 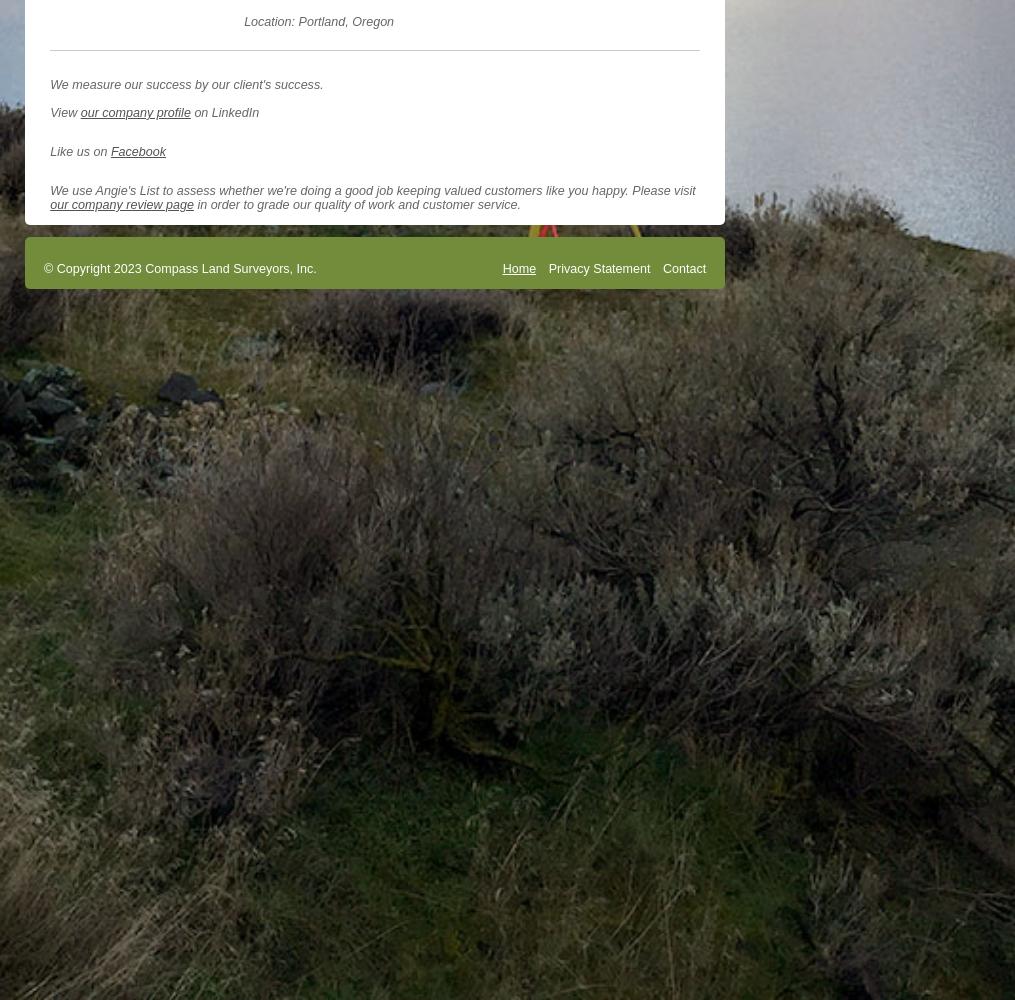 I want to click on 'on LinkedIn', so click(x=224, y=111).